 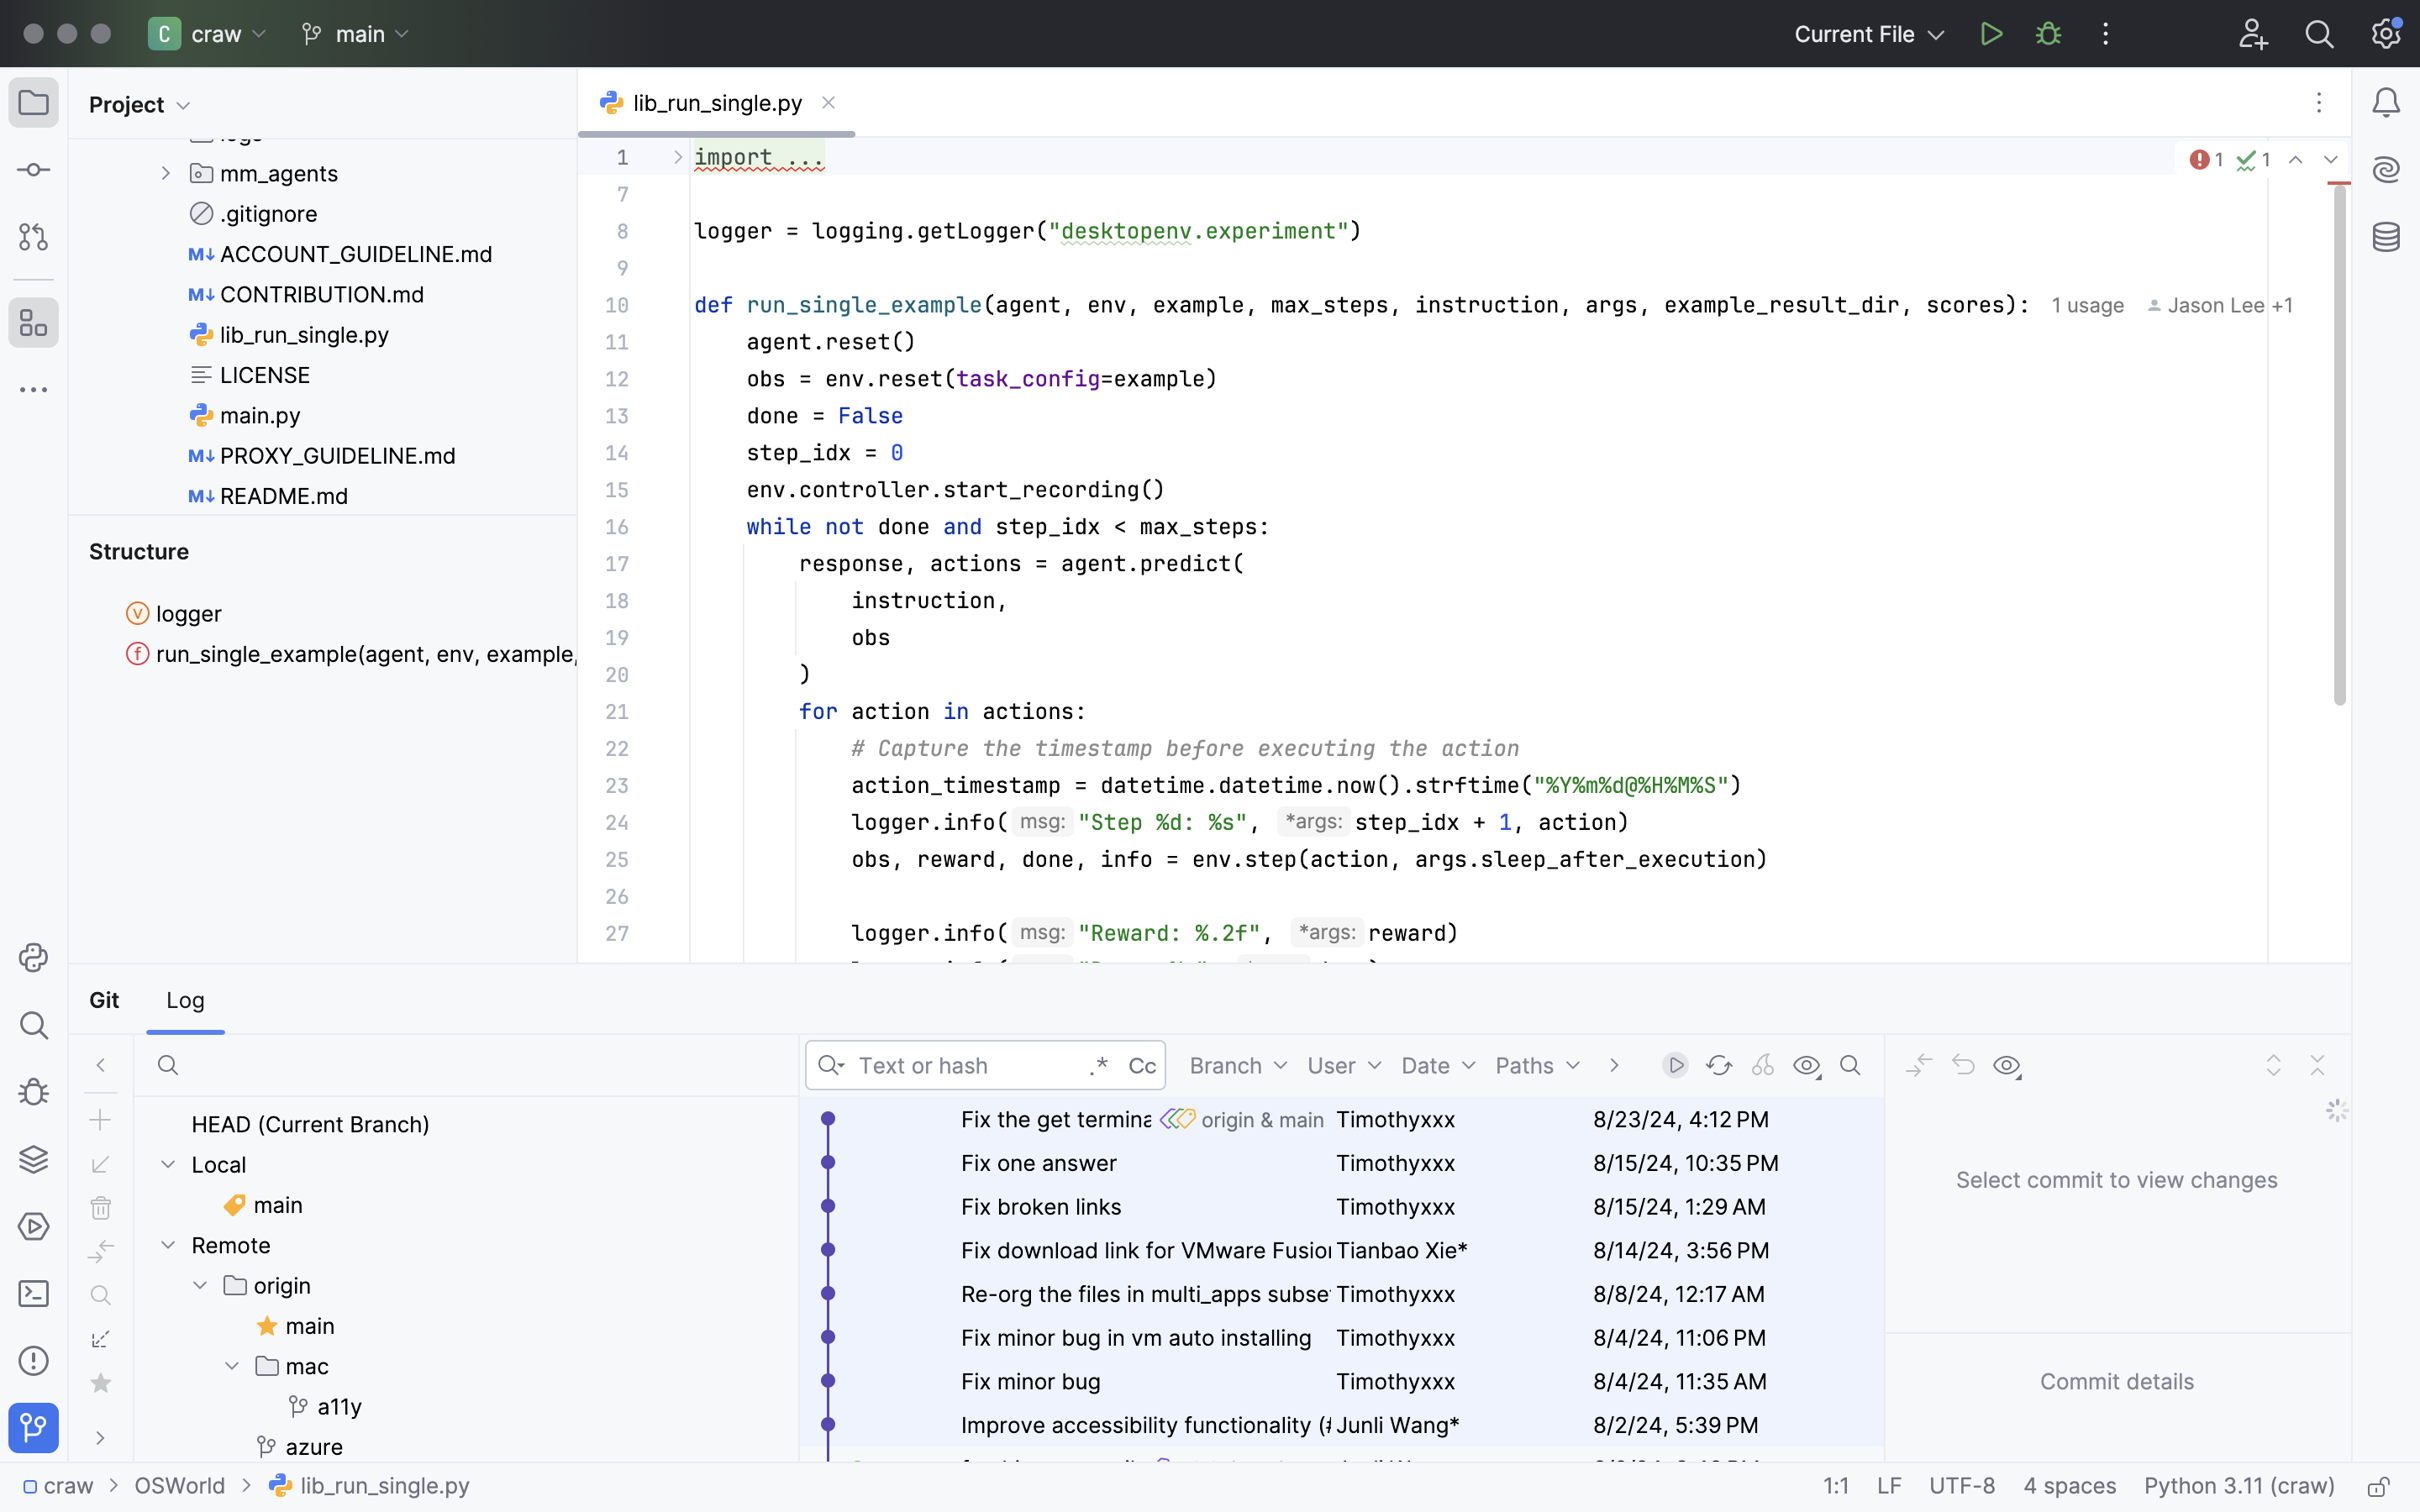 I want to click on '1', so click(x=2203, y=160).